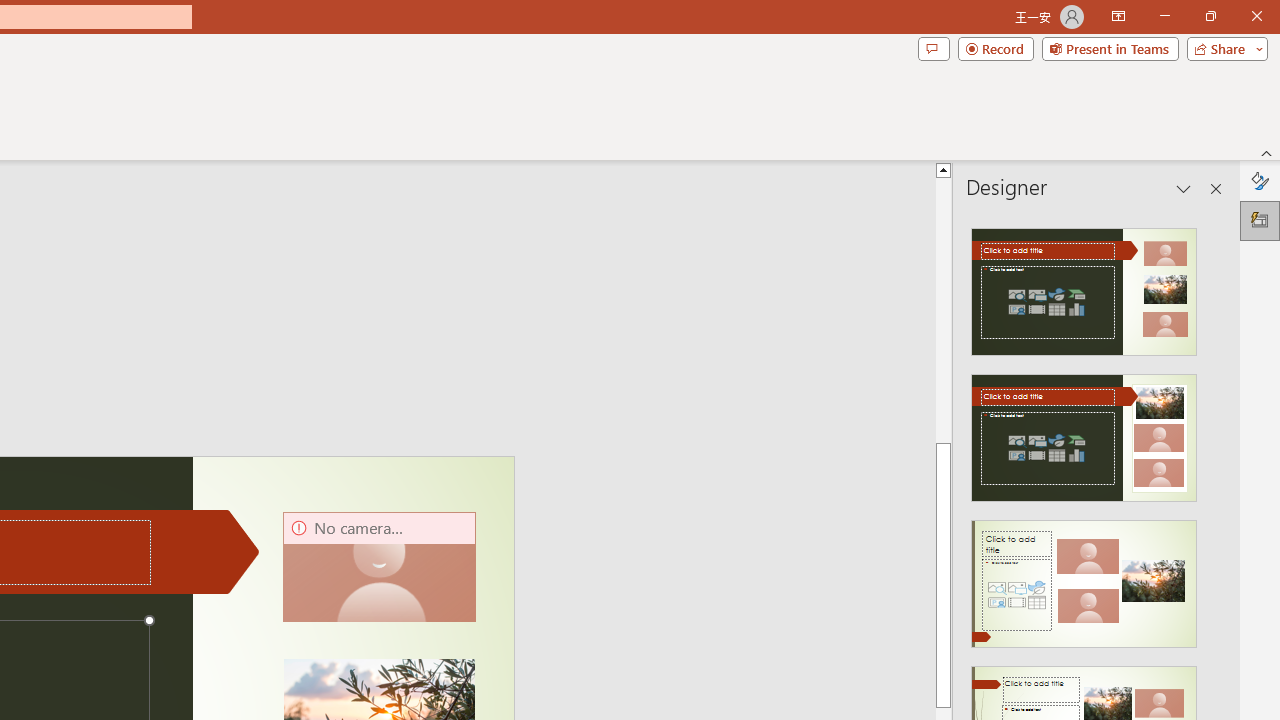 This screenshot has width=1280, height=720. What do you see at coordinates (1083, 286) in the screenshot?
I see `'Recommended Design: Design Idea'` at bounding box center [1083, 286].